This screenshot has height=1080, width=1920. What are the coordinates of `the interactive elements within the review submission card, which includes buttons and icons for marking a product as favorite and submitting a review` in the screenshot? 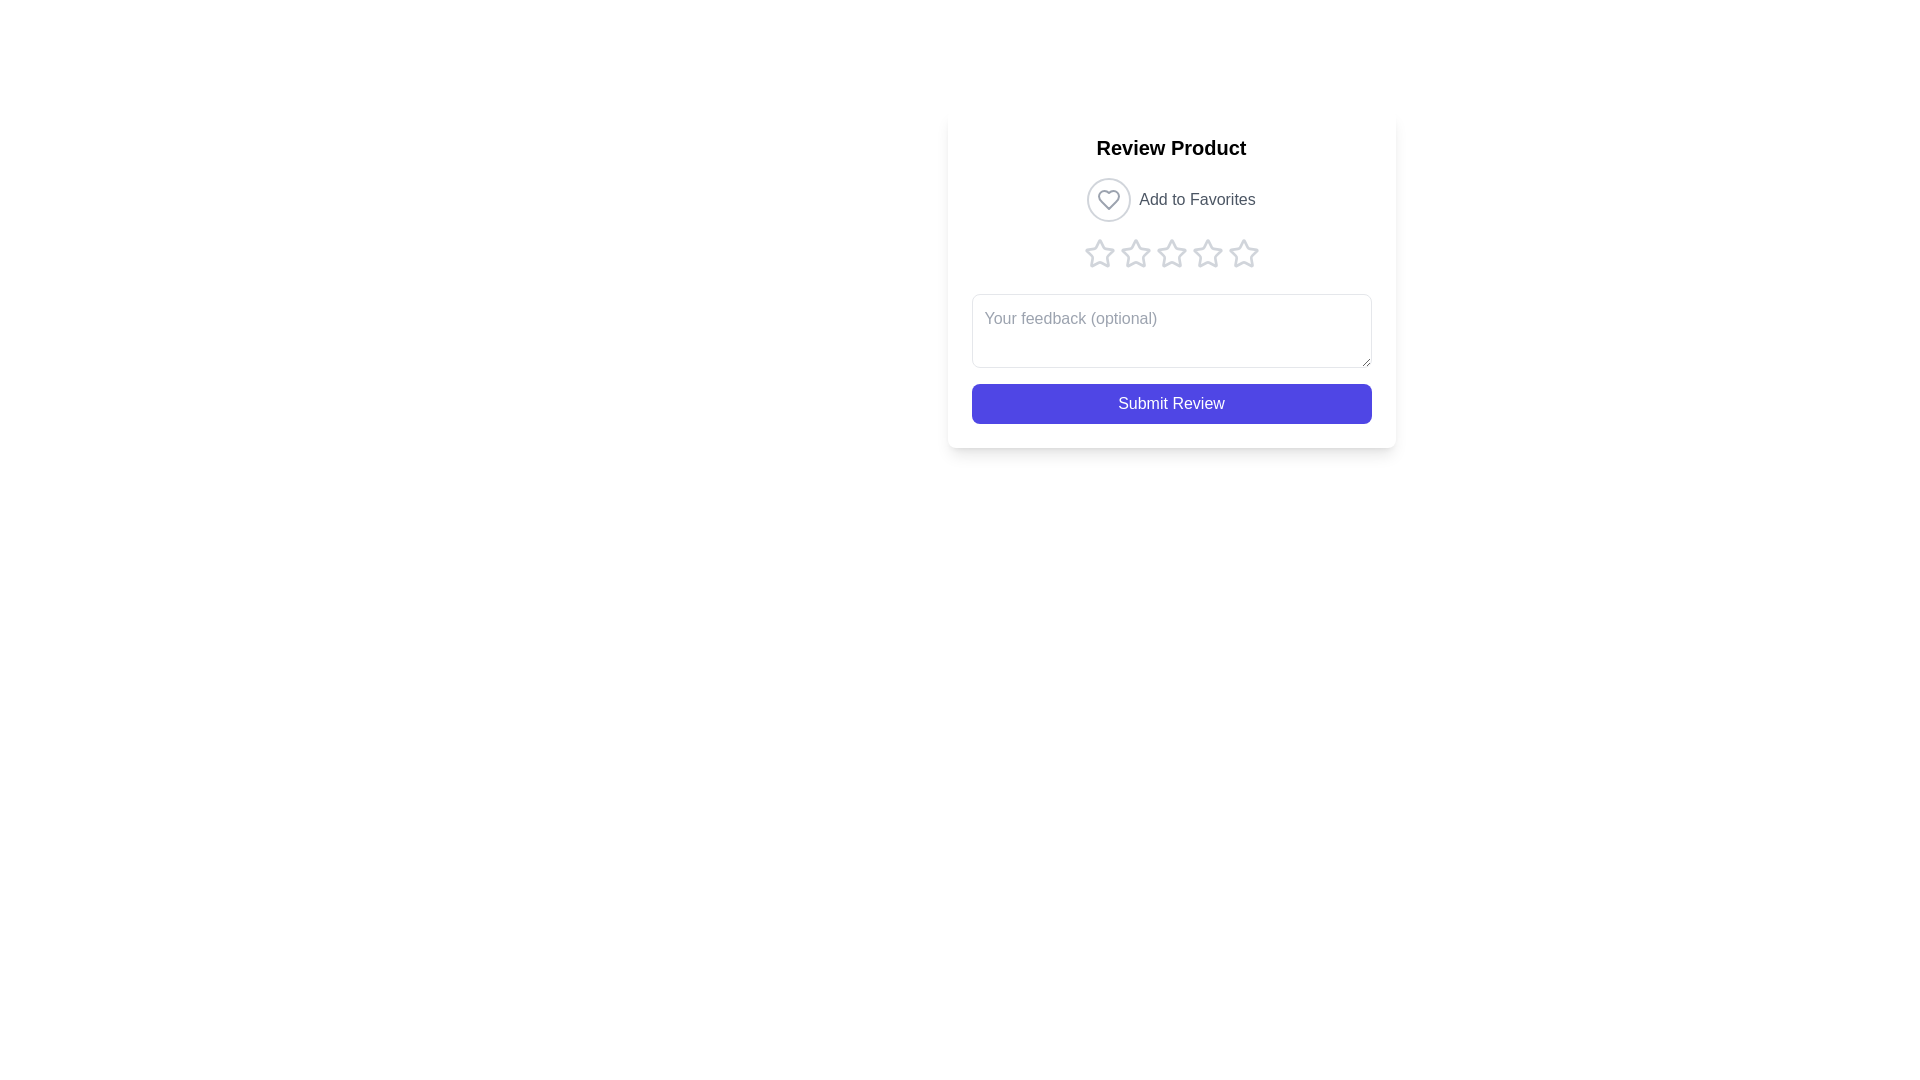 It's located at (1171, 278).